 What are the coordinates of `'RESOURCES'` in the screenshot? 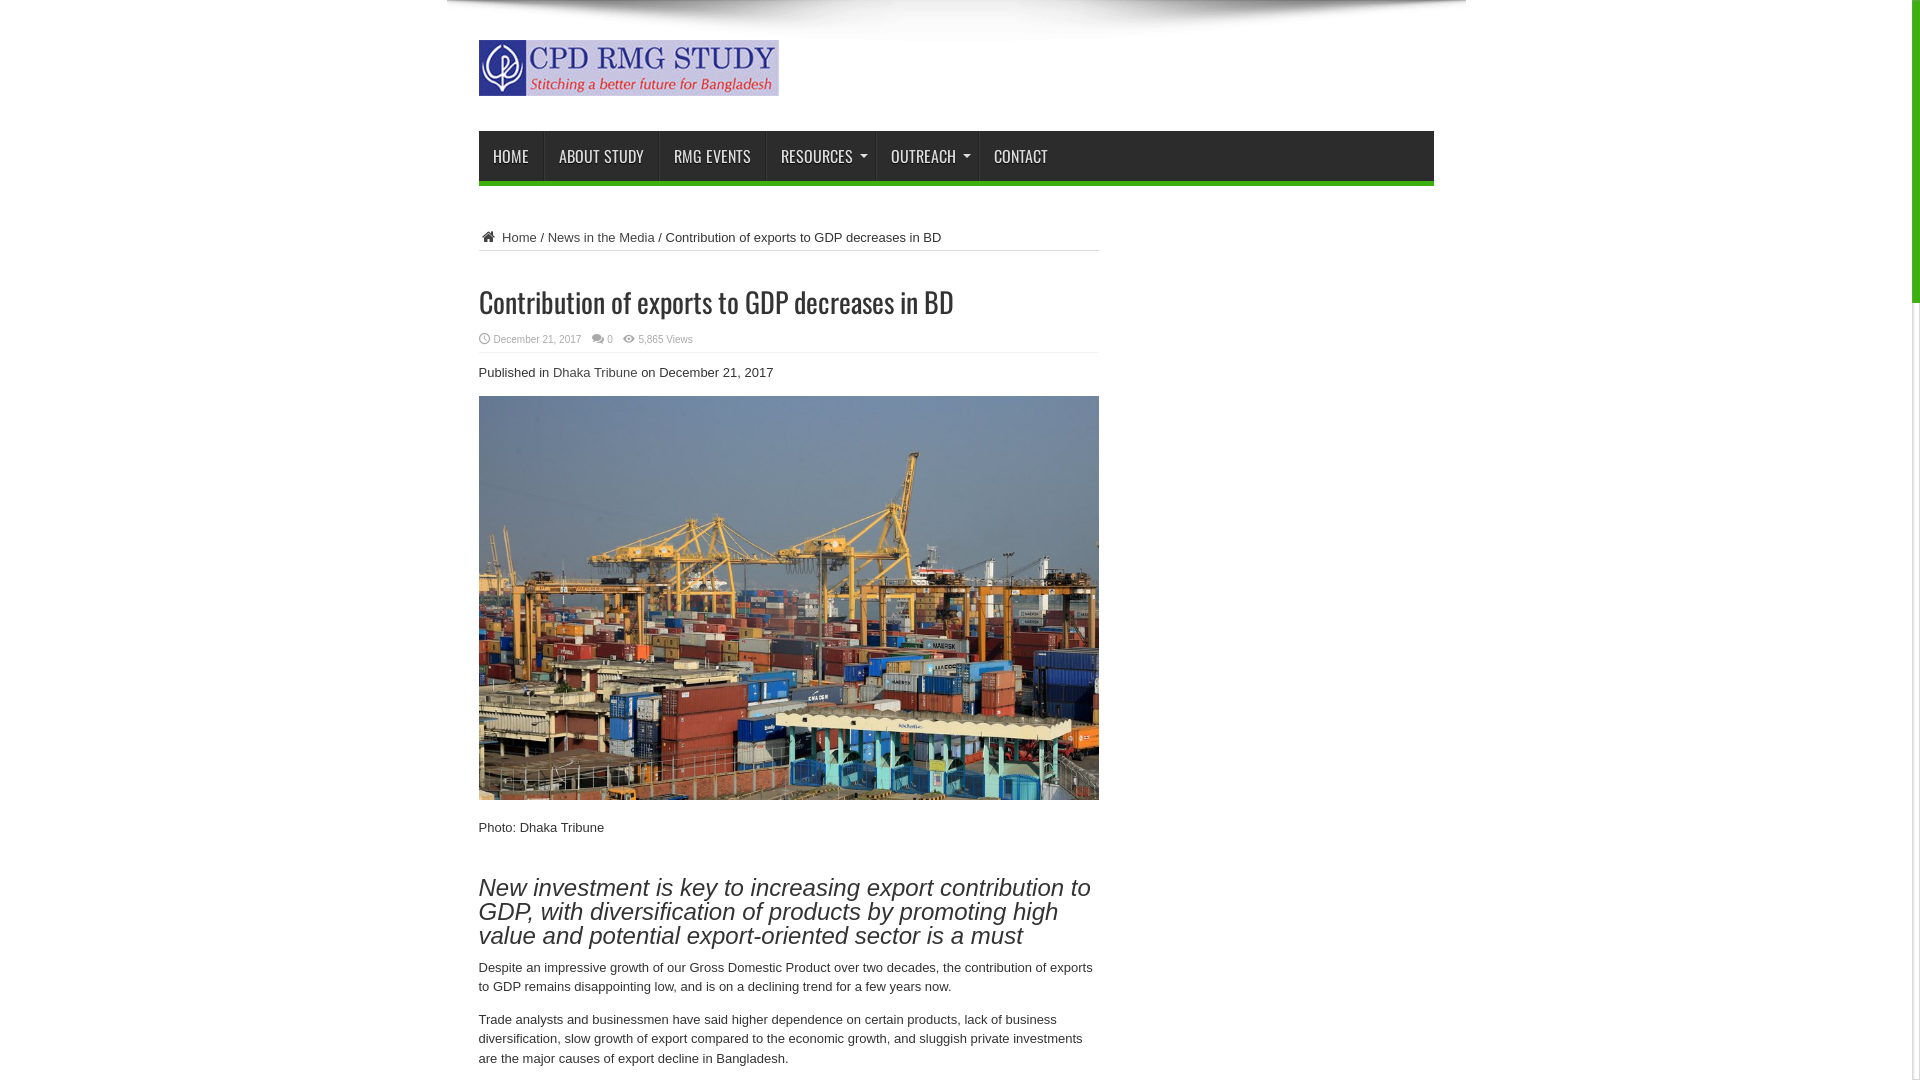 It's located at (765, 154).